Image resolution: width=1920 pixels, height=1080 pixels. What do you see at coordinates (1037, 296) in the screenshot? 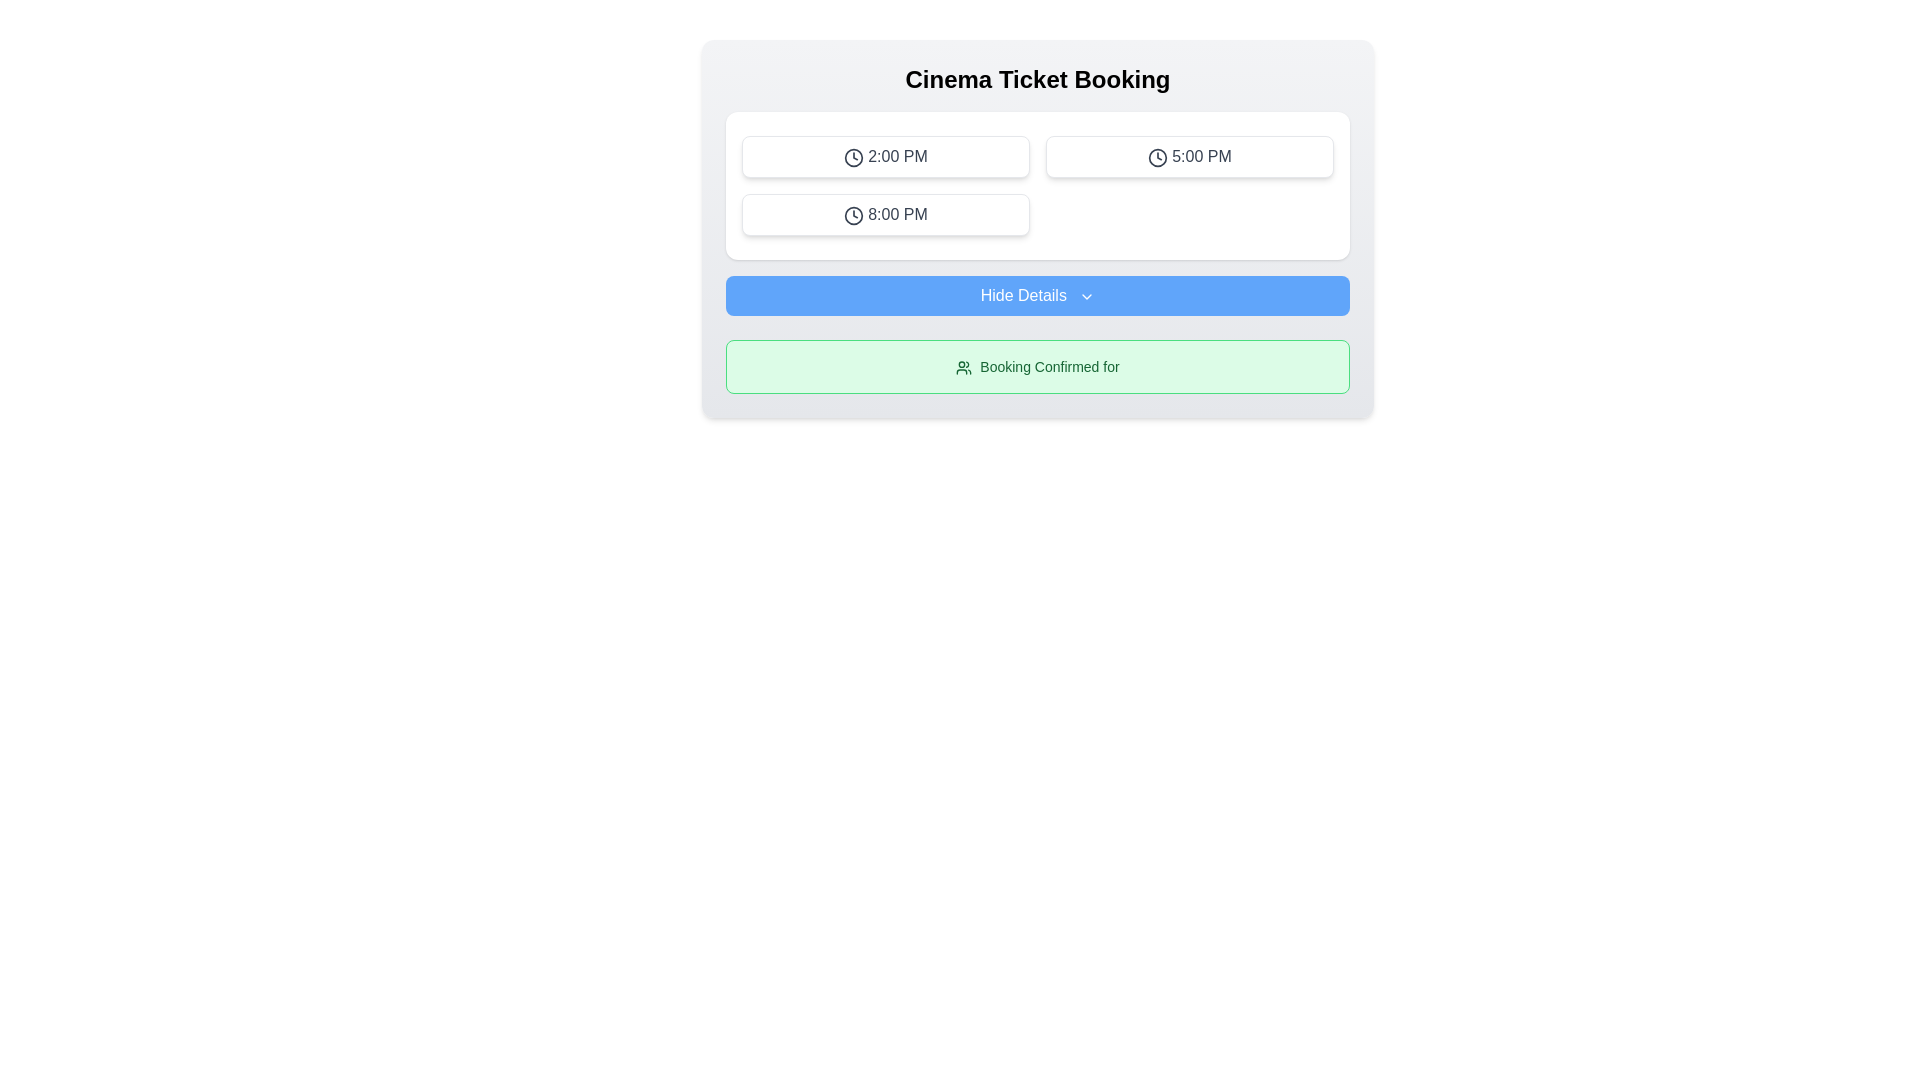
I see `the 'Hide Details' button with a blue background and white text` at bounding box center [1037, 296].